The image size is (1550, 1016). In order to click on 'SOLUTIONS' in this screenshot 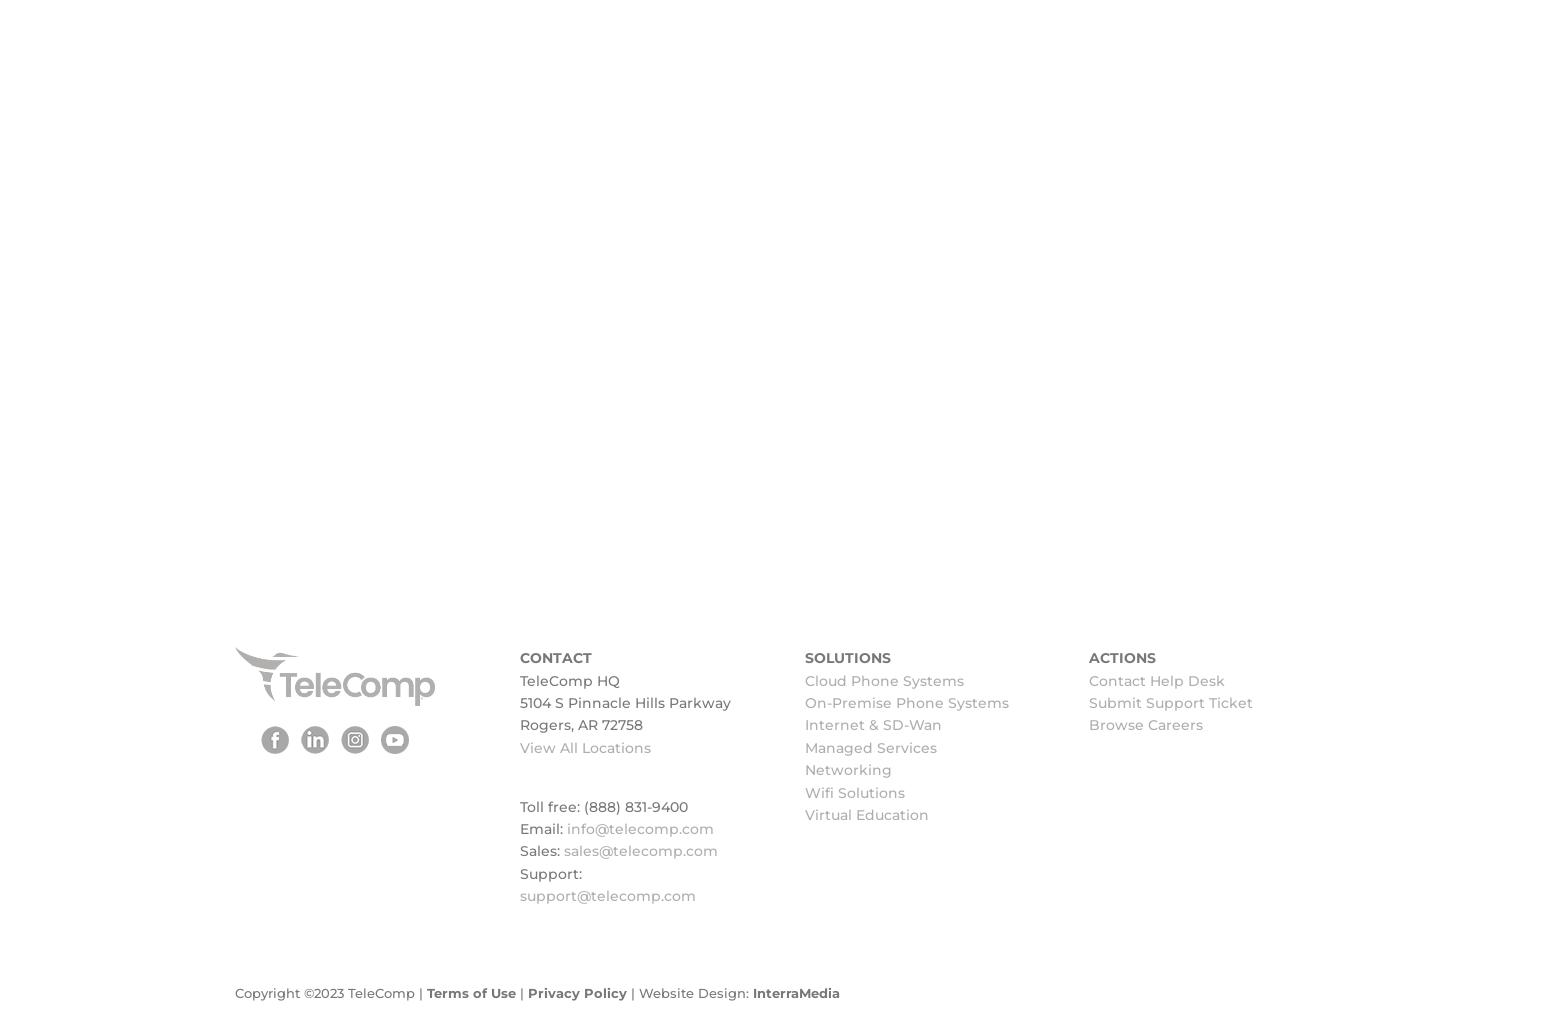, I will do `click(846, 656)`.